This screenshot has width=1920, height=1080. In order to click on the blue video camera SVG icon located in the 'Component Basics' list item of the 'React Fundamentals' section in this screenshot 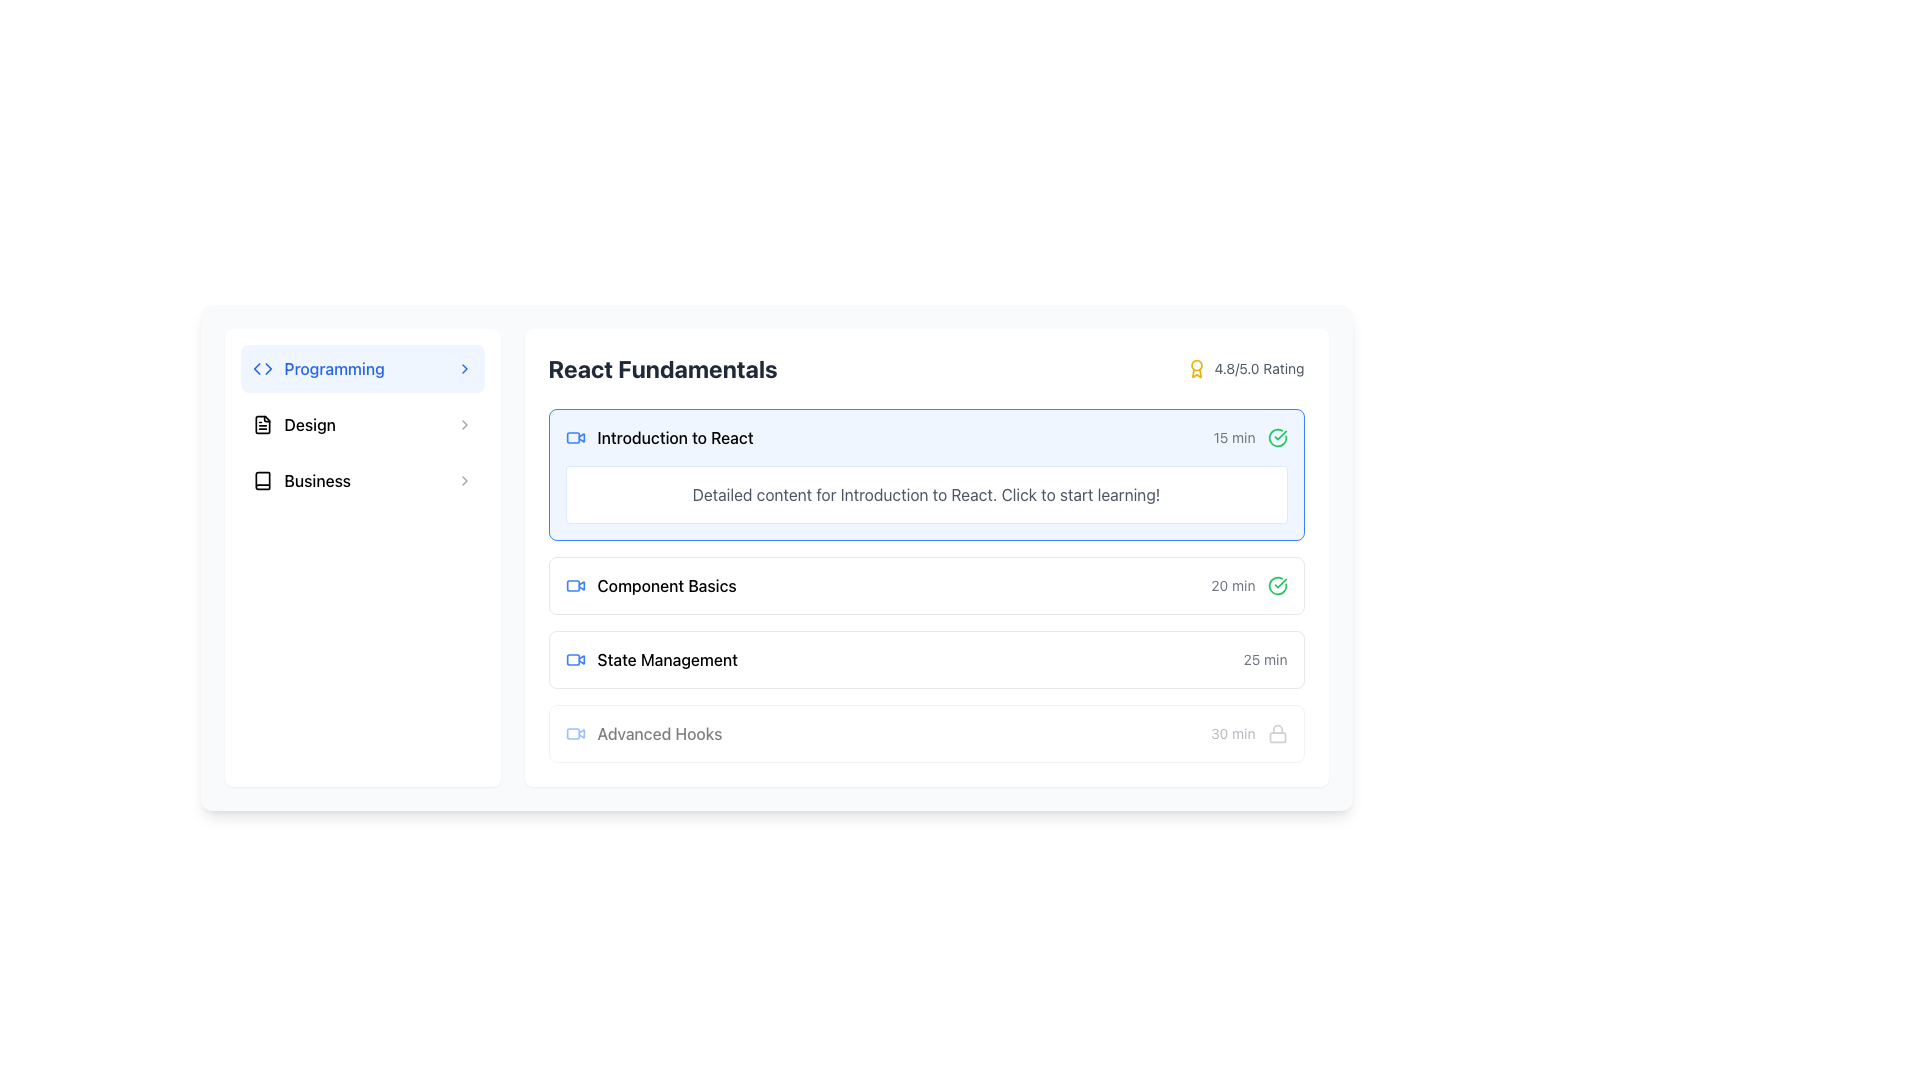, I will do `click(574, 585)`.